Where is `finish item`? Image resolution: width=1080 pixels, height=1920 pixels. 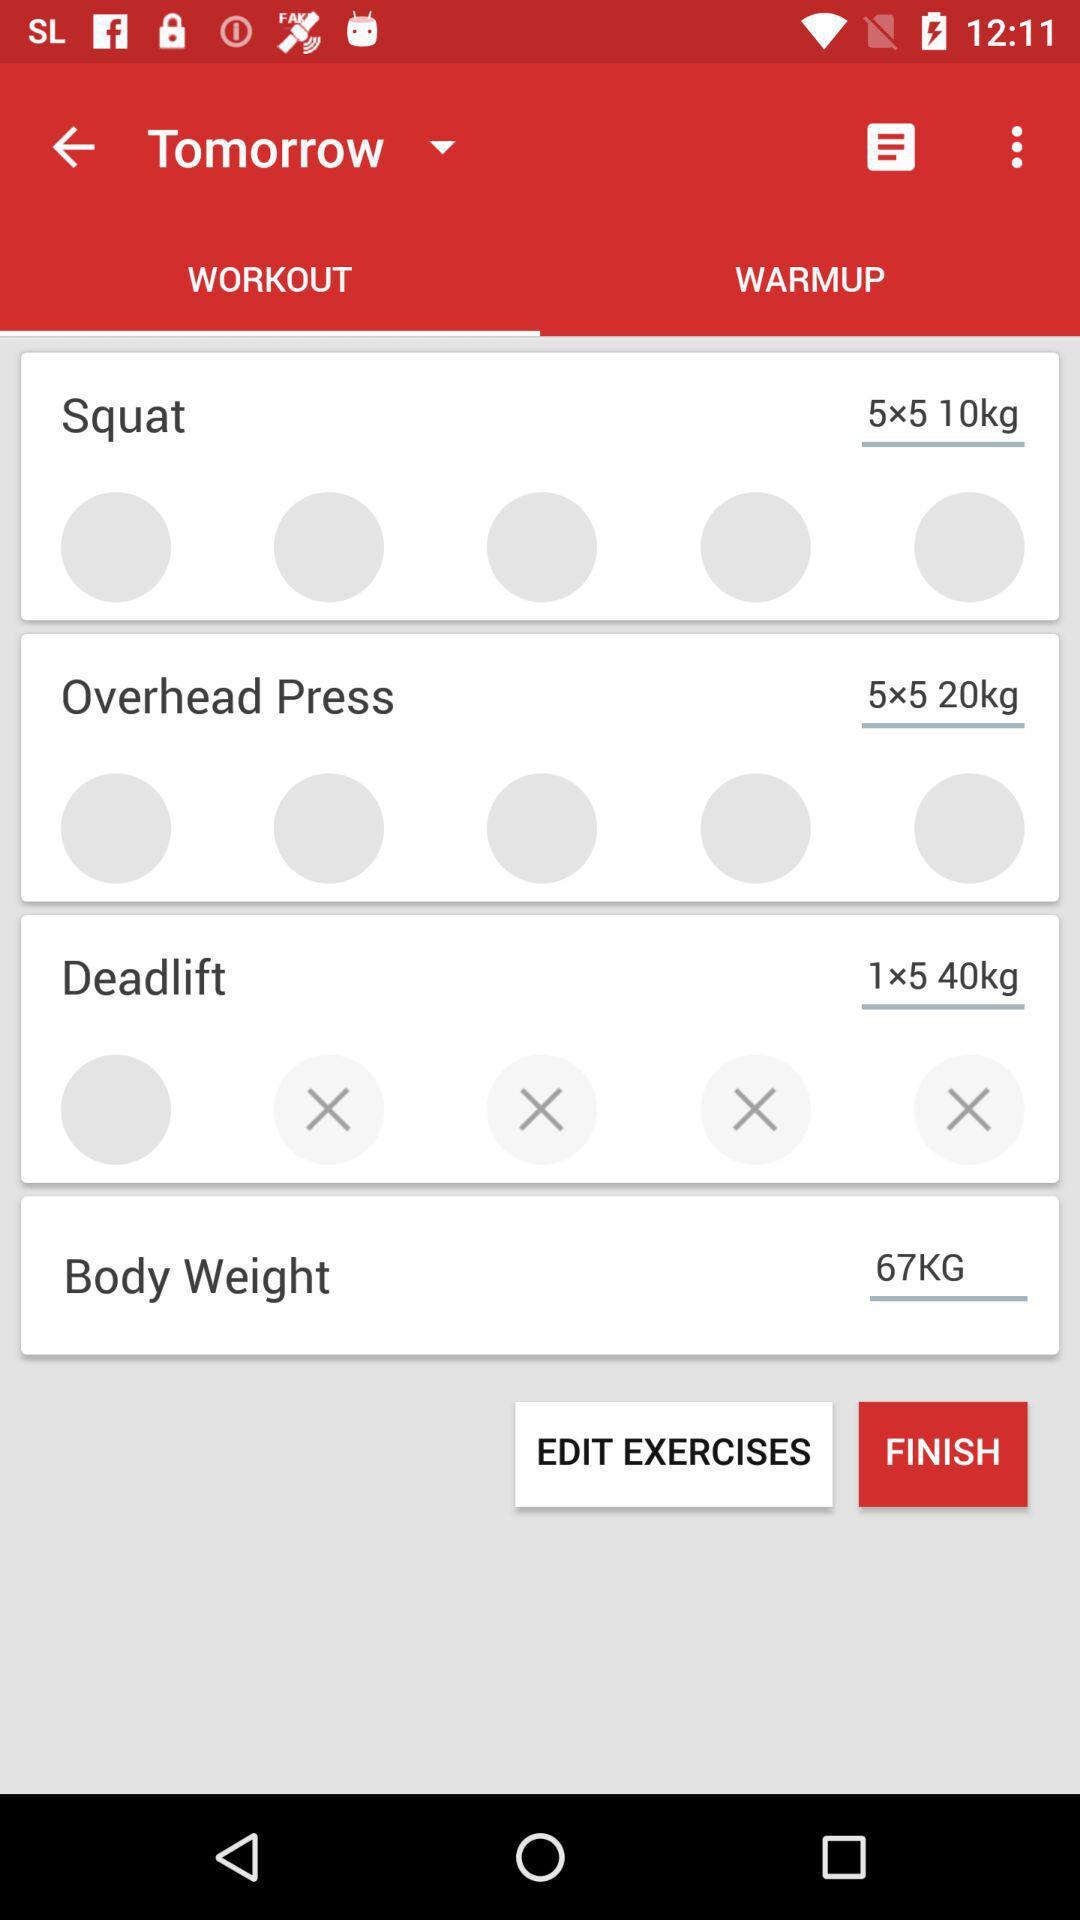
finish item is located at coordinates (943, 1454).